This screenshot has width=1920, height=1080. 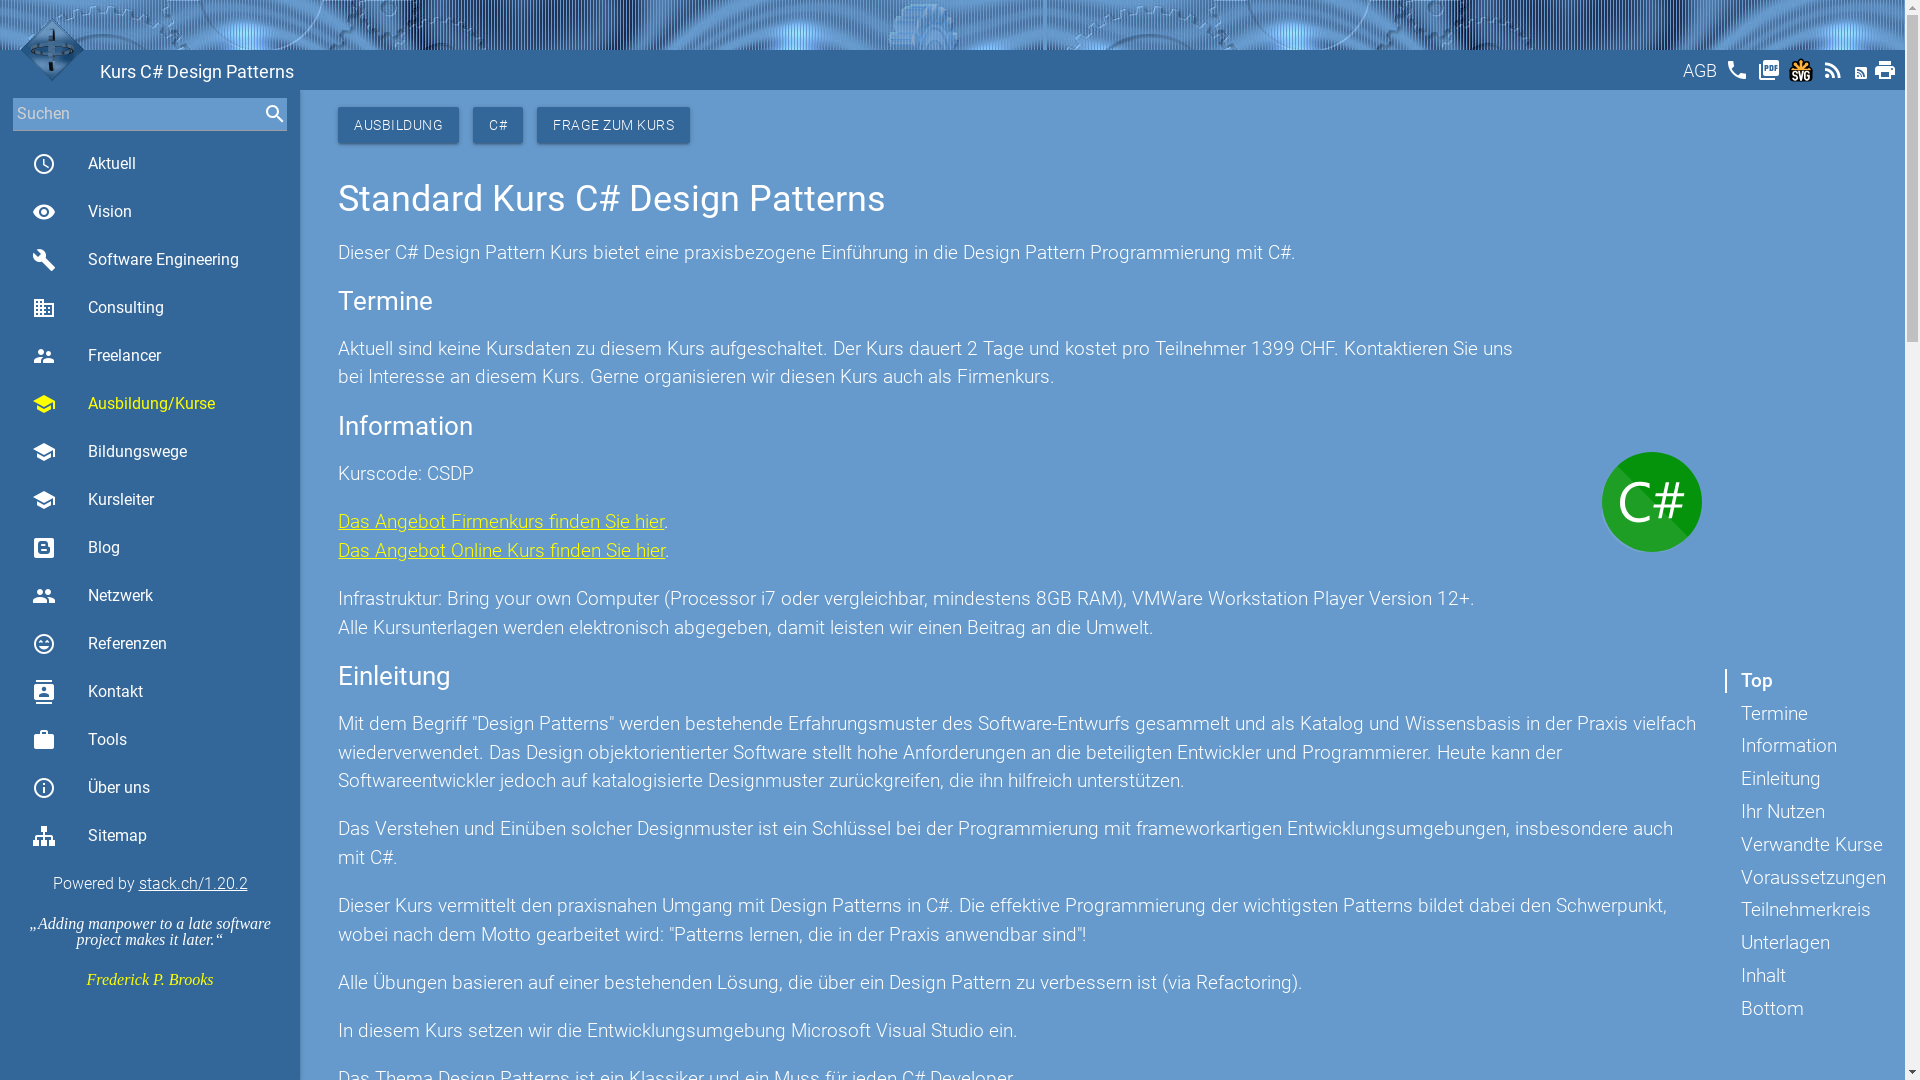 I want to click on 'AGB', so click(x=1701, y=75).